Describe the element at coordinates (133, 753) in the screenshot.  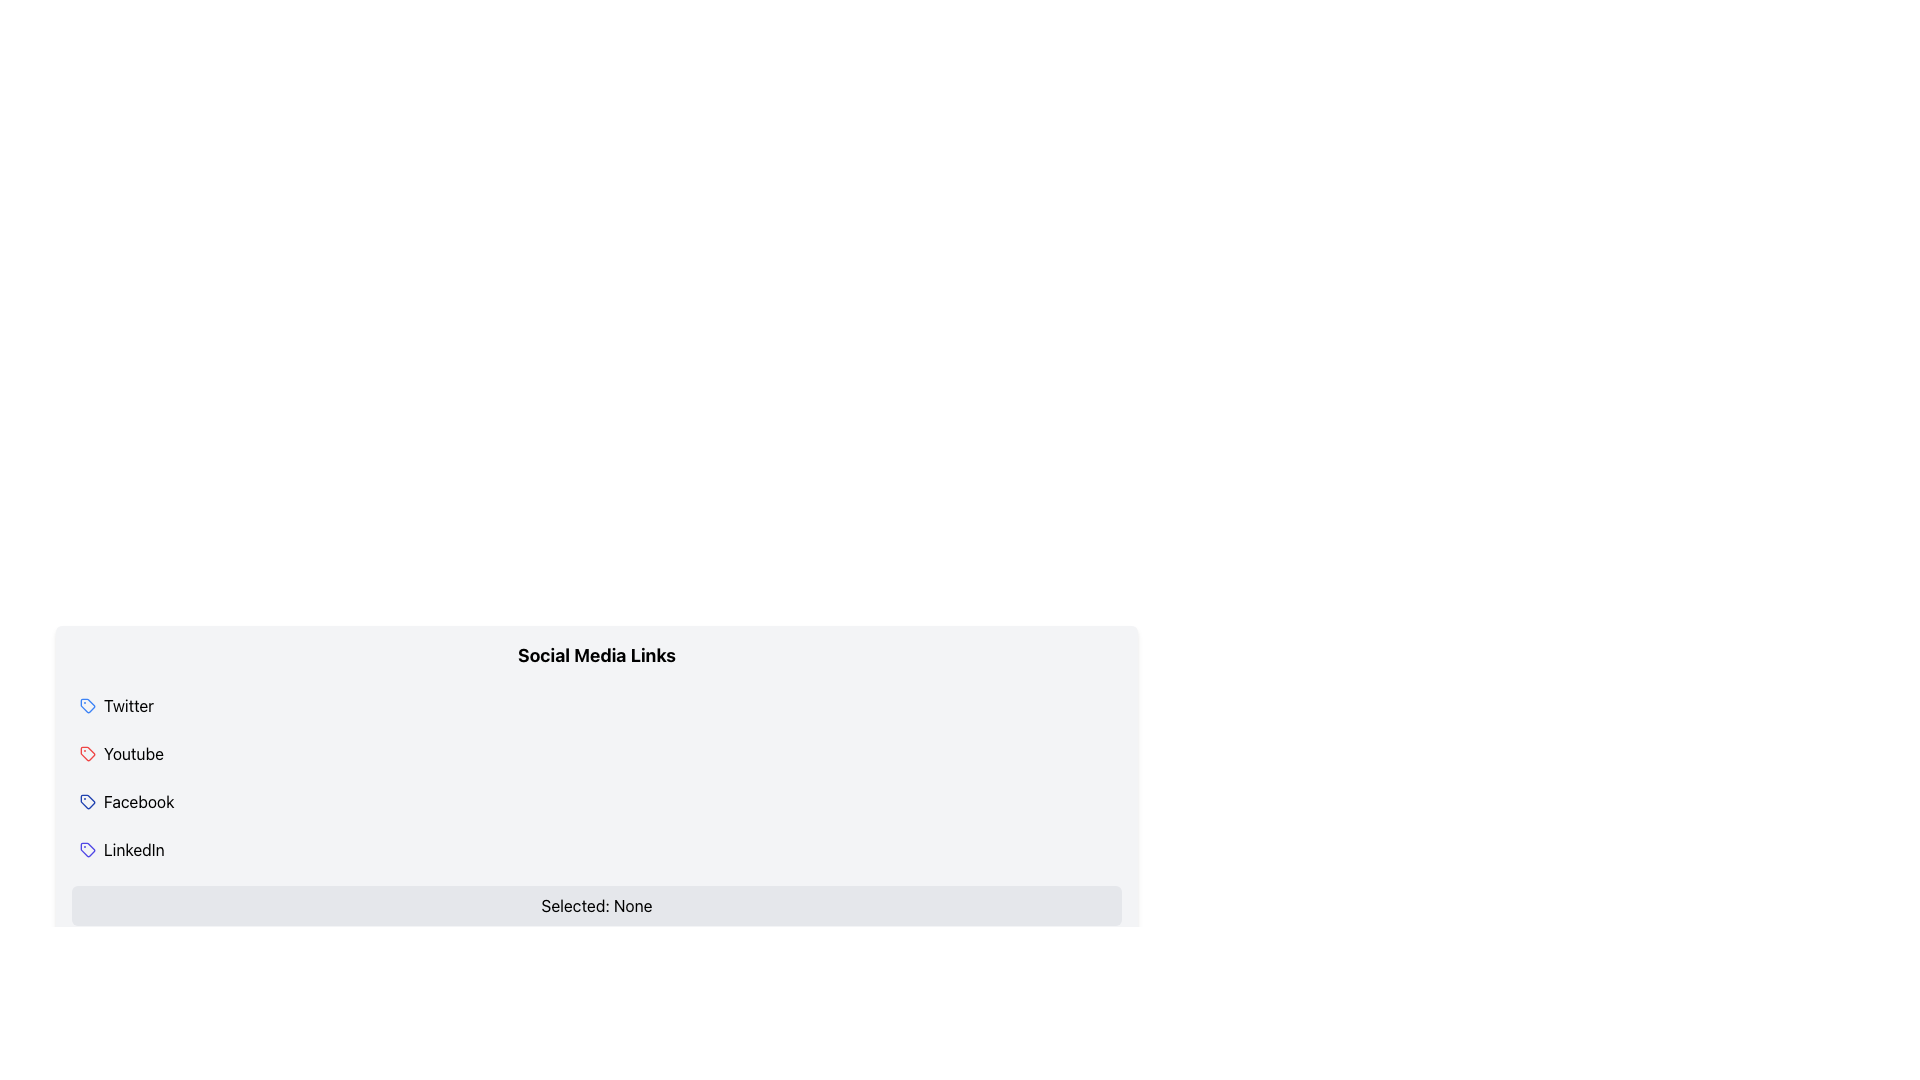
I see `the 'Youtube' text label which serves as an identifier for the associated social media platform, positioned below 'Twitter' and above 'Facebook' in the list of social media links` at that location.